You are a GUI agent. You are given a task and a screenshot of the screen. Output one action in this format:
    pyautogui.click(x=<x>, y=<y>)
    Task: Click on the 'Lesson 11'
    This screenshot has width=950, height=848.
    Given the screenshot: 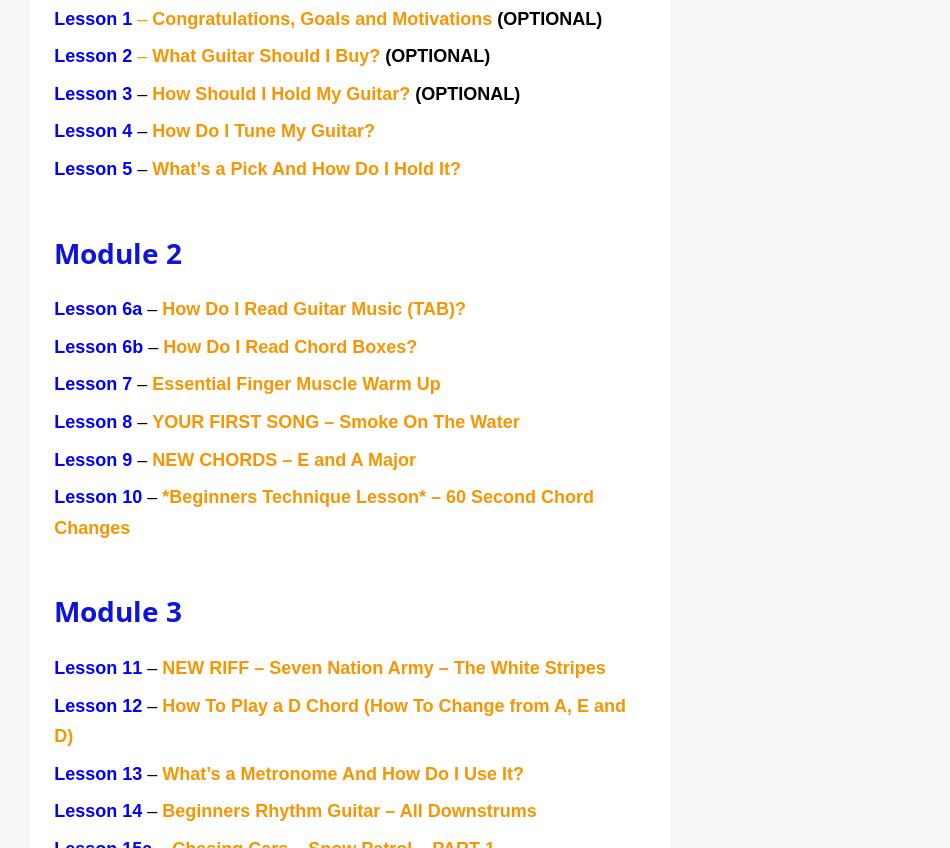 What is the action you would take?
    pyautogui.click(x=53, y=669)
    